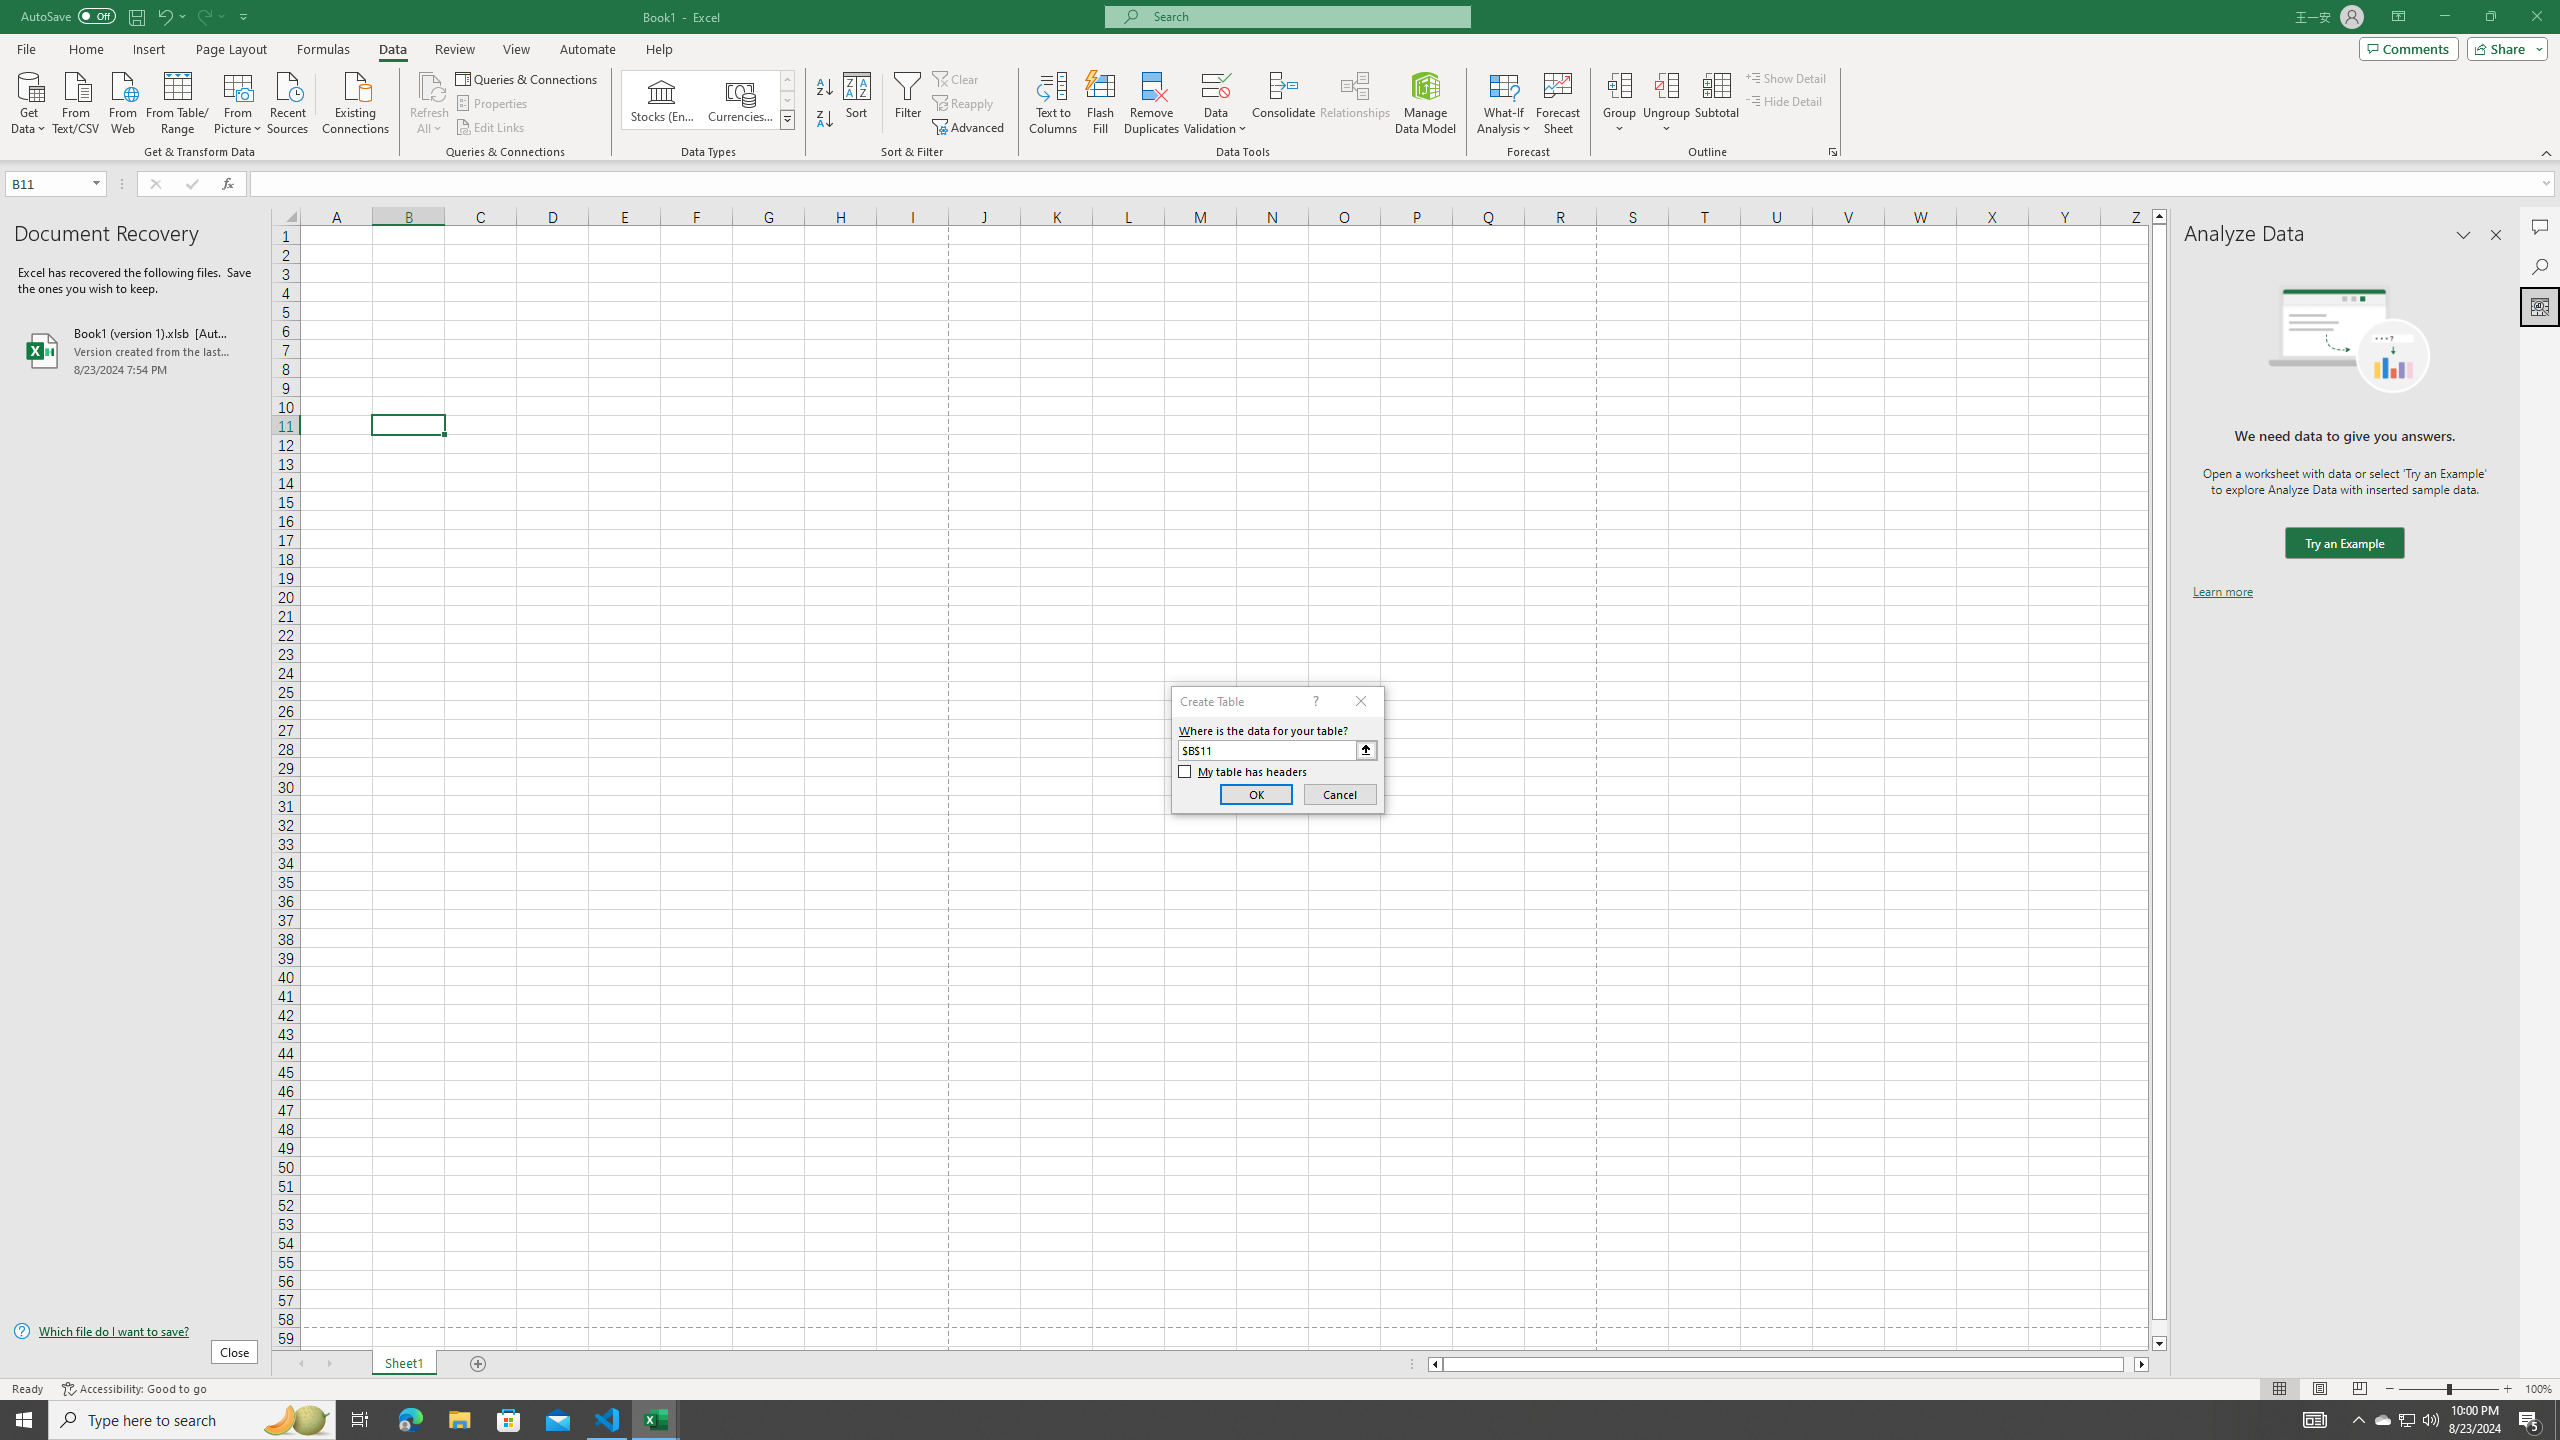 This screenshot has height=1440, width=2560. What do you see at coordinates (1283, 103) in the screenshot?
I see `'Consolidate...'` at bounding box center [1283, 103].